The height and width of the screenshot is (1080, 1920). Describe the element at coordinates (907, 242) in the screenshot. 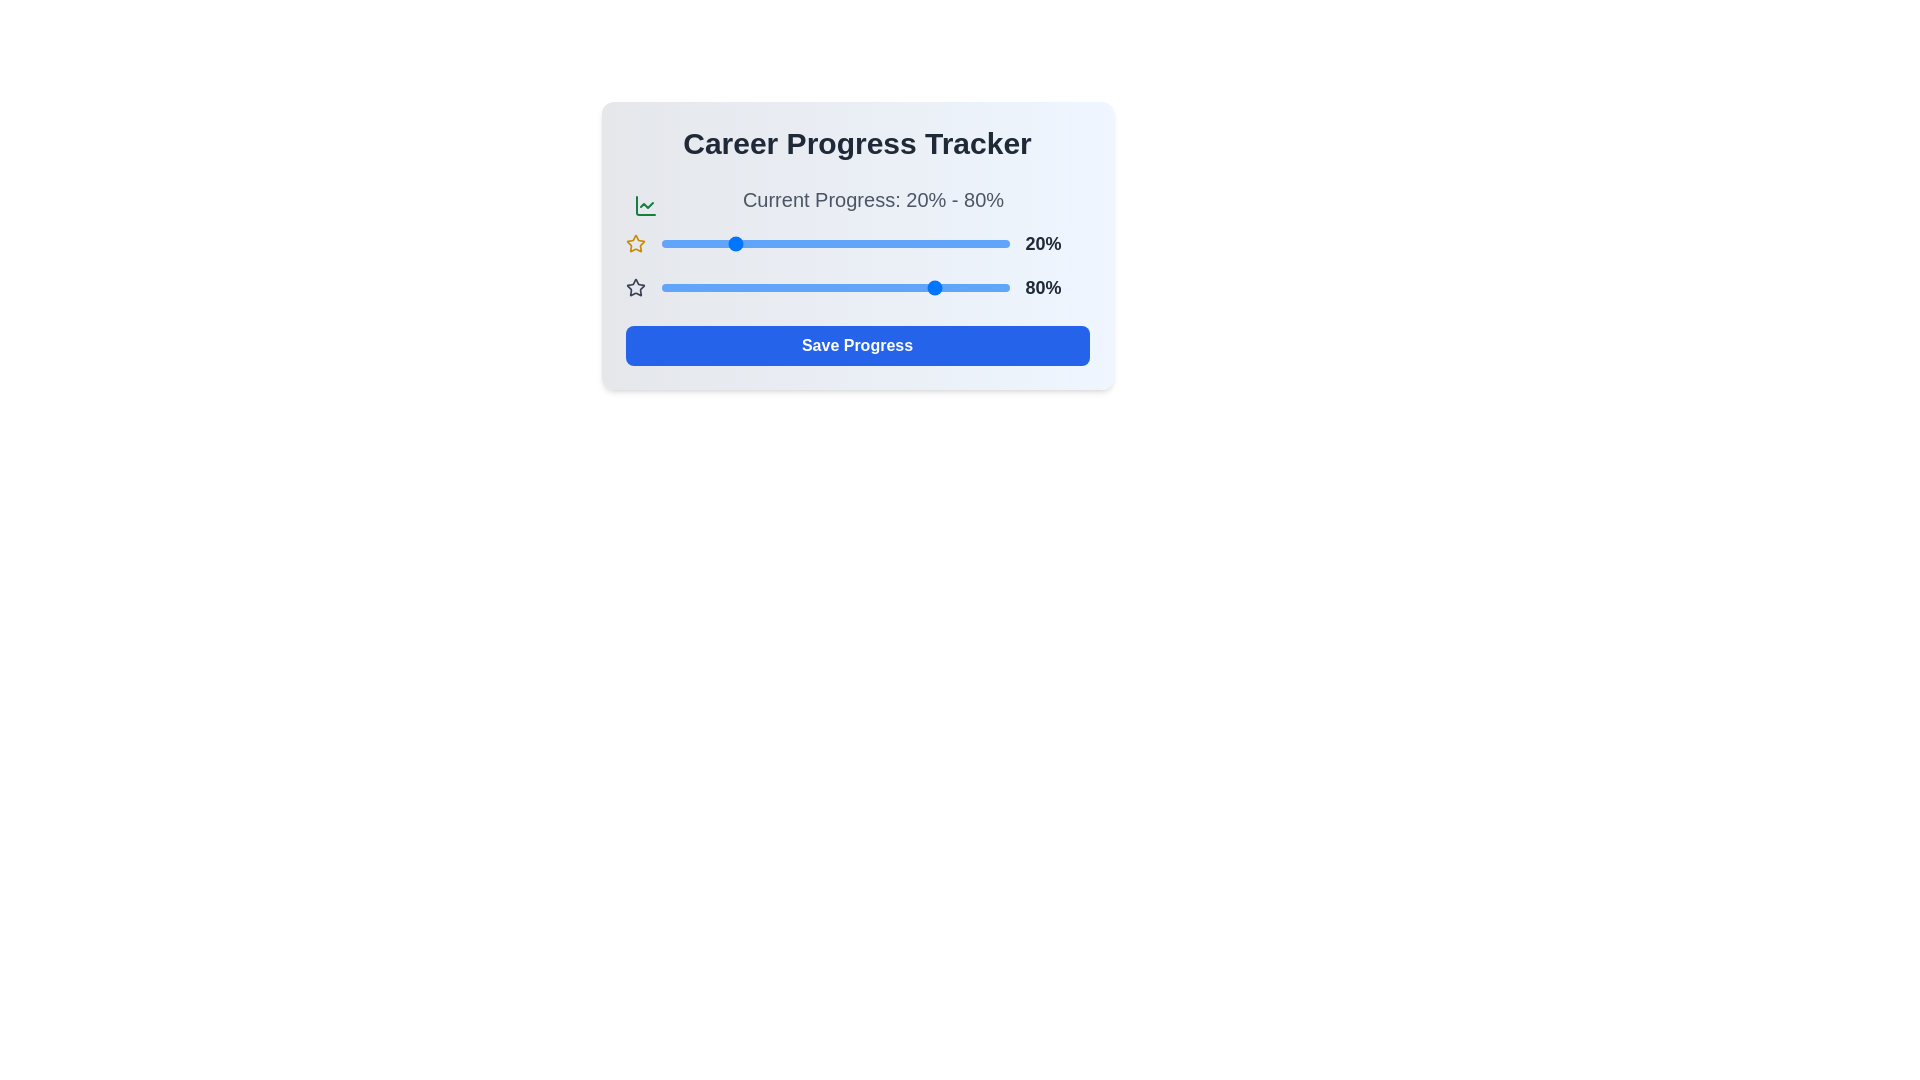

I see `the progress slider for the first value to 71%` at that location.